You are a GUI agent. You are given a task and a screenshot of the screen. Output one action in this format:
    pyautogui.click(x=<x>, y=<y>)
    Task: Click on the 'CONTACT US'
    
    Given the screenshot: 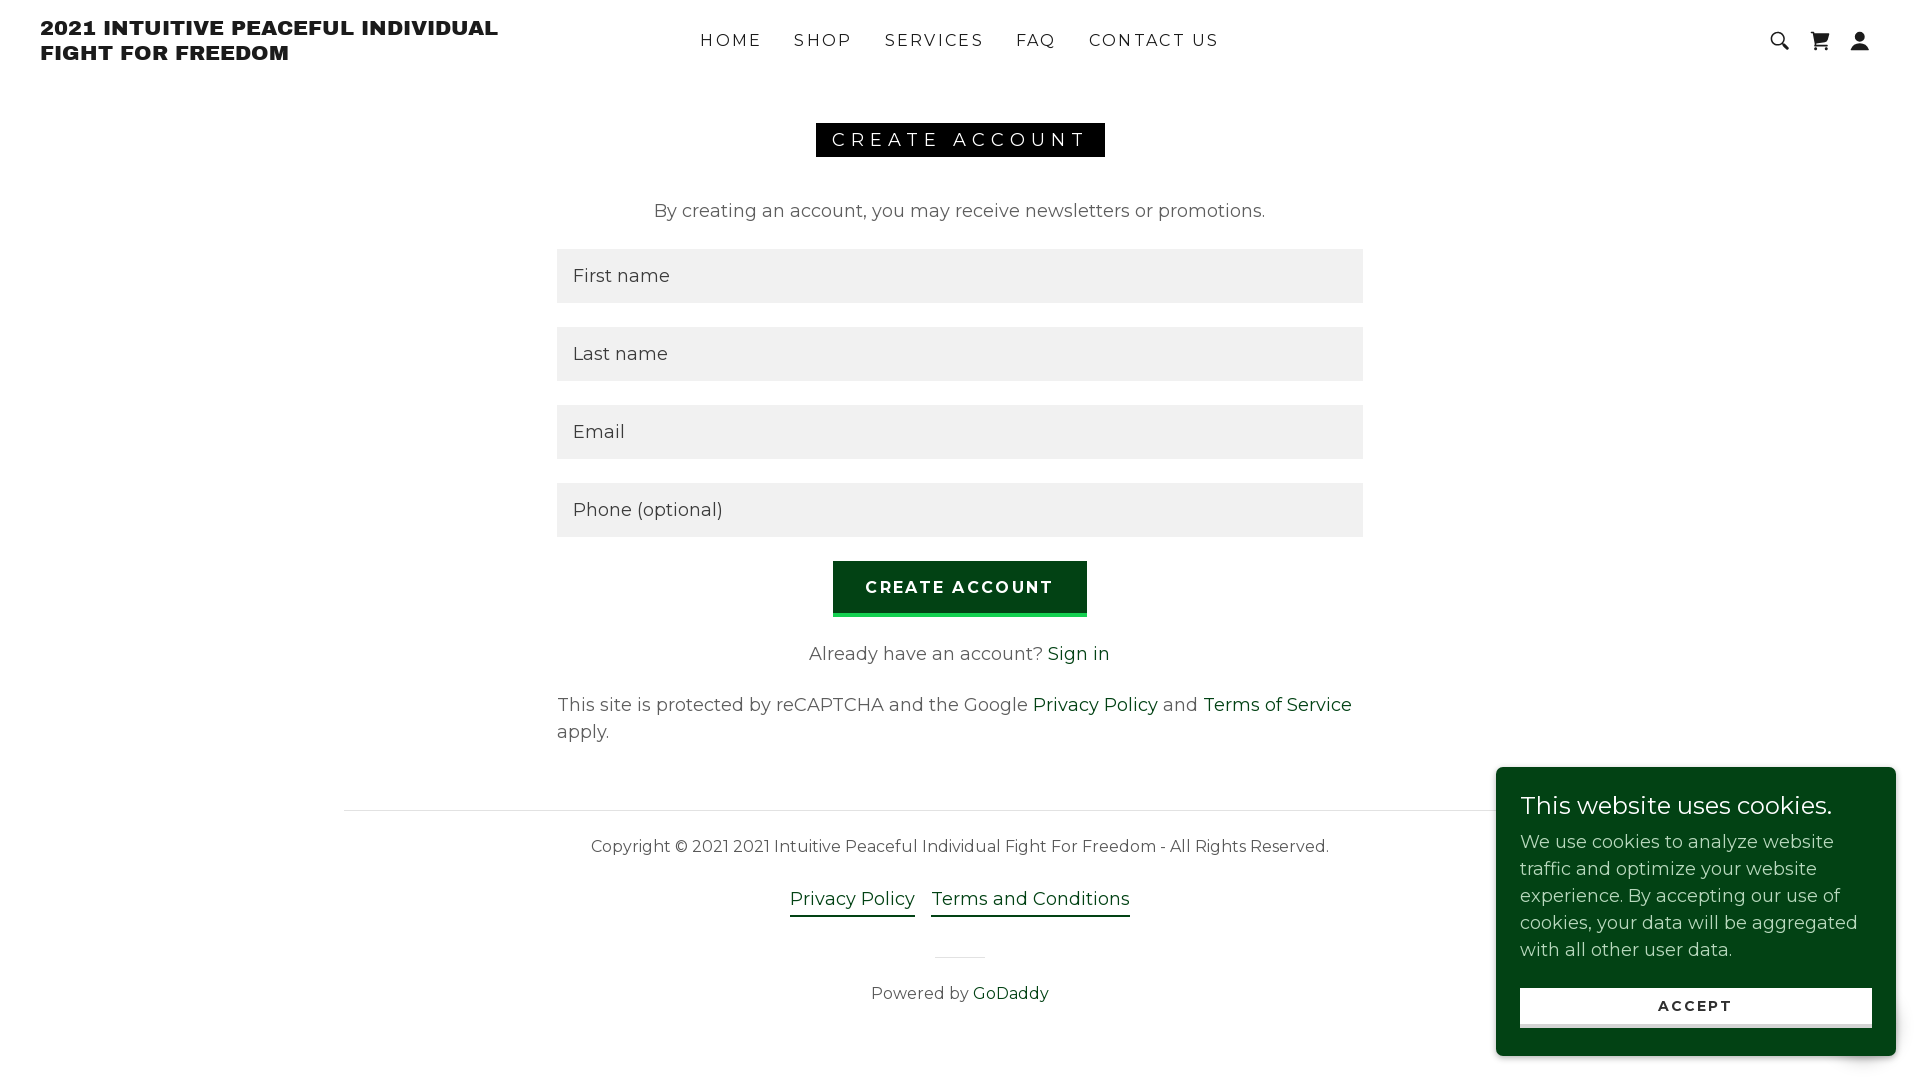 What is the action you would take?
    pyautogui.click(x=1154, y=41)
    